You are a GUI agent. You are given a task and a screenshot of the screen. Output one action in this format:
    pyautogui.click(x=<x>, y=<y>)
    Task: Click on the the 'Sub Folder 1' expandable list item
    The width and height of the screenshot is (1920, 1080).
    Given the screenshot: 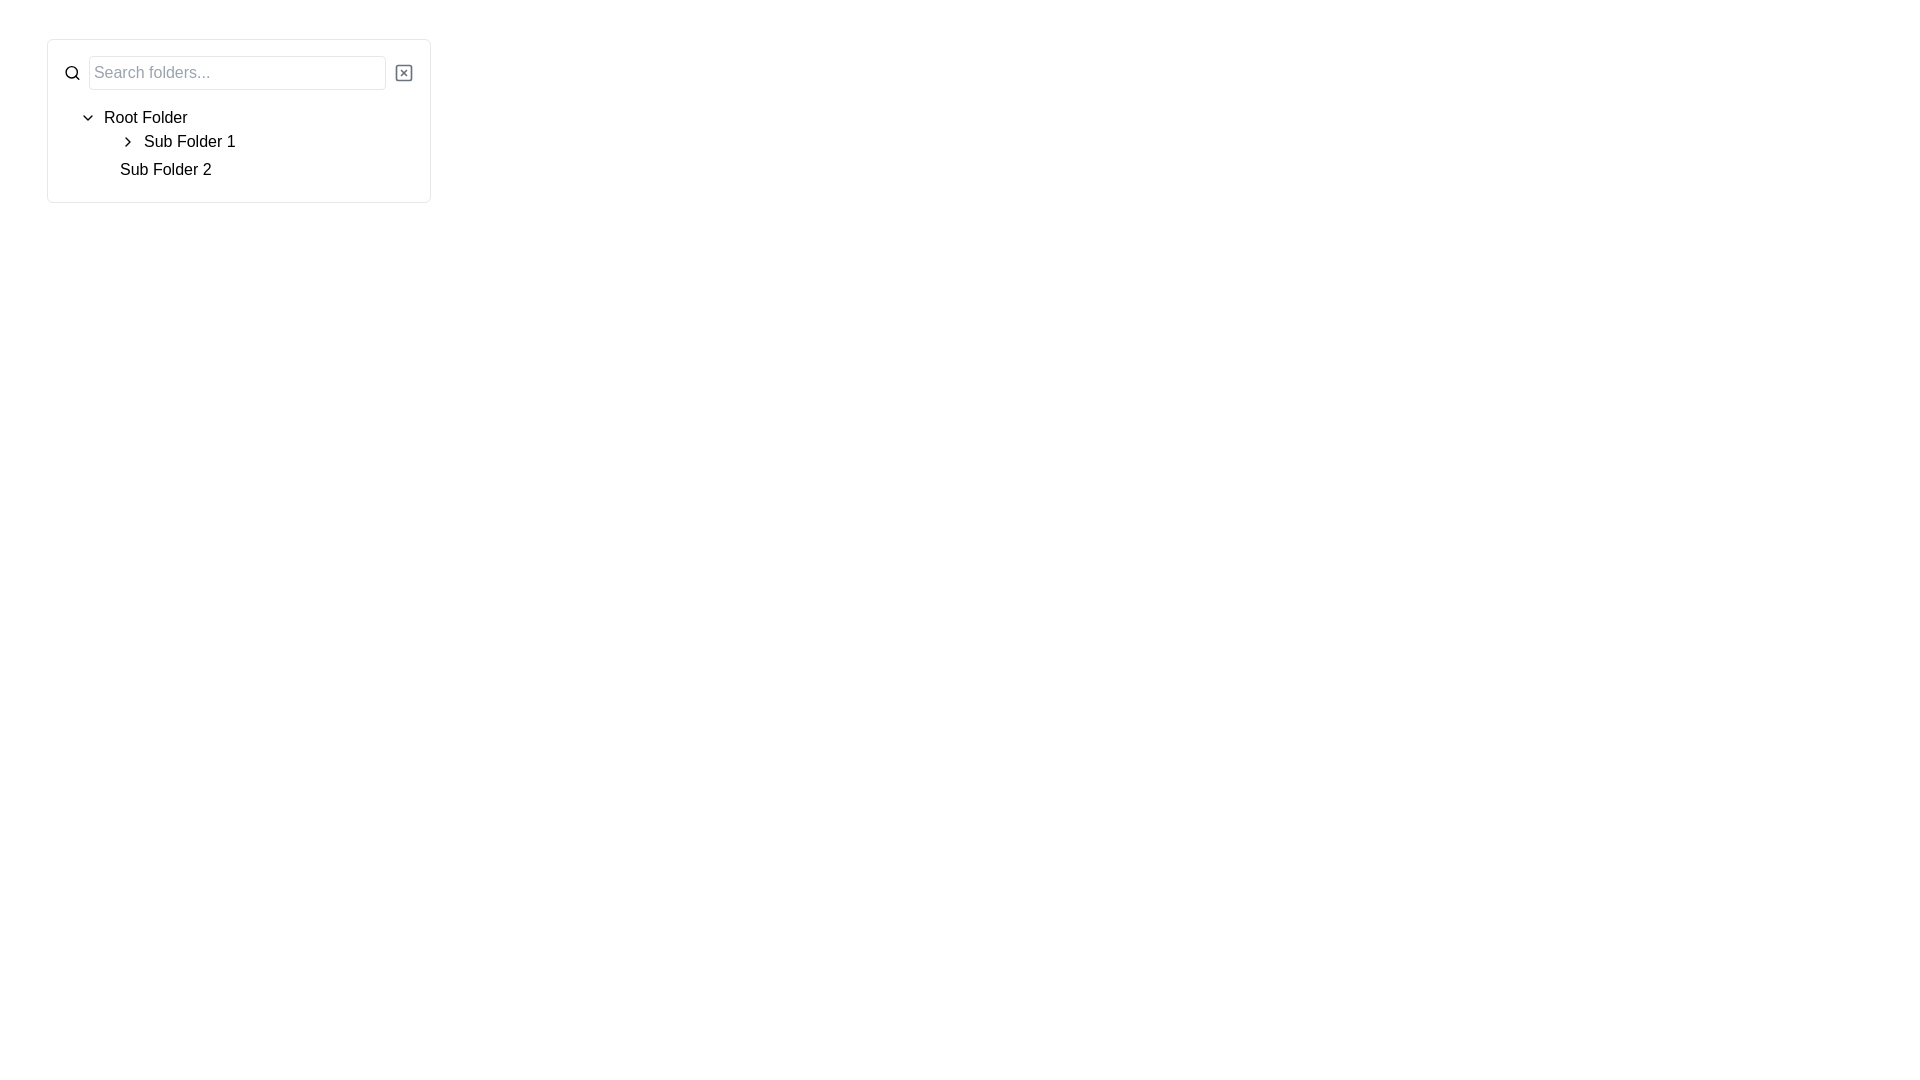 What is the action you would take?
    pyautogui.click(x=266, y=141)
    